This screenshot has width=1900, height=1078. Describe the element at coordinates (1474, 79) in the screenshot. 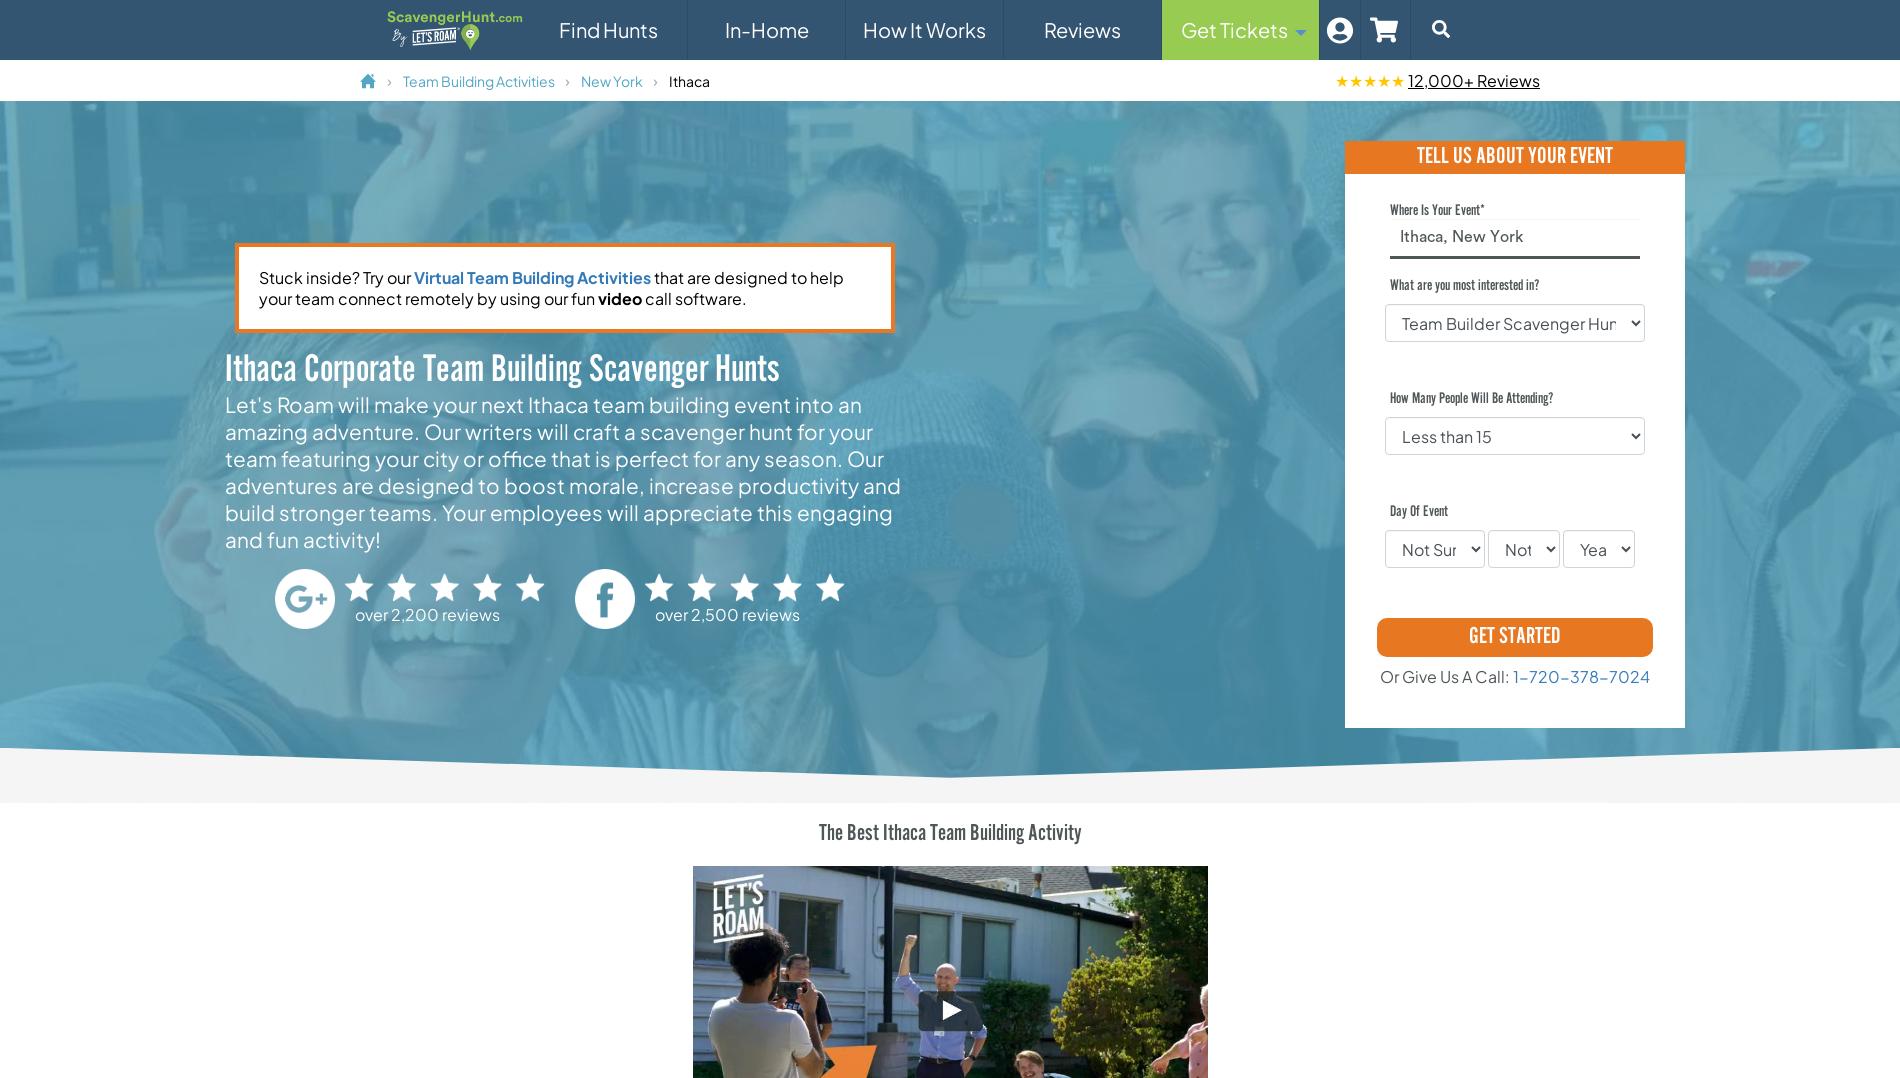

I see `'12,000+ Reviews'` at that location.